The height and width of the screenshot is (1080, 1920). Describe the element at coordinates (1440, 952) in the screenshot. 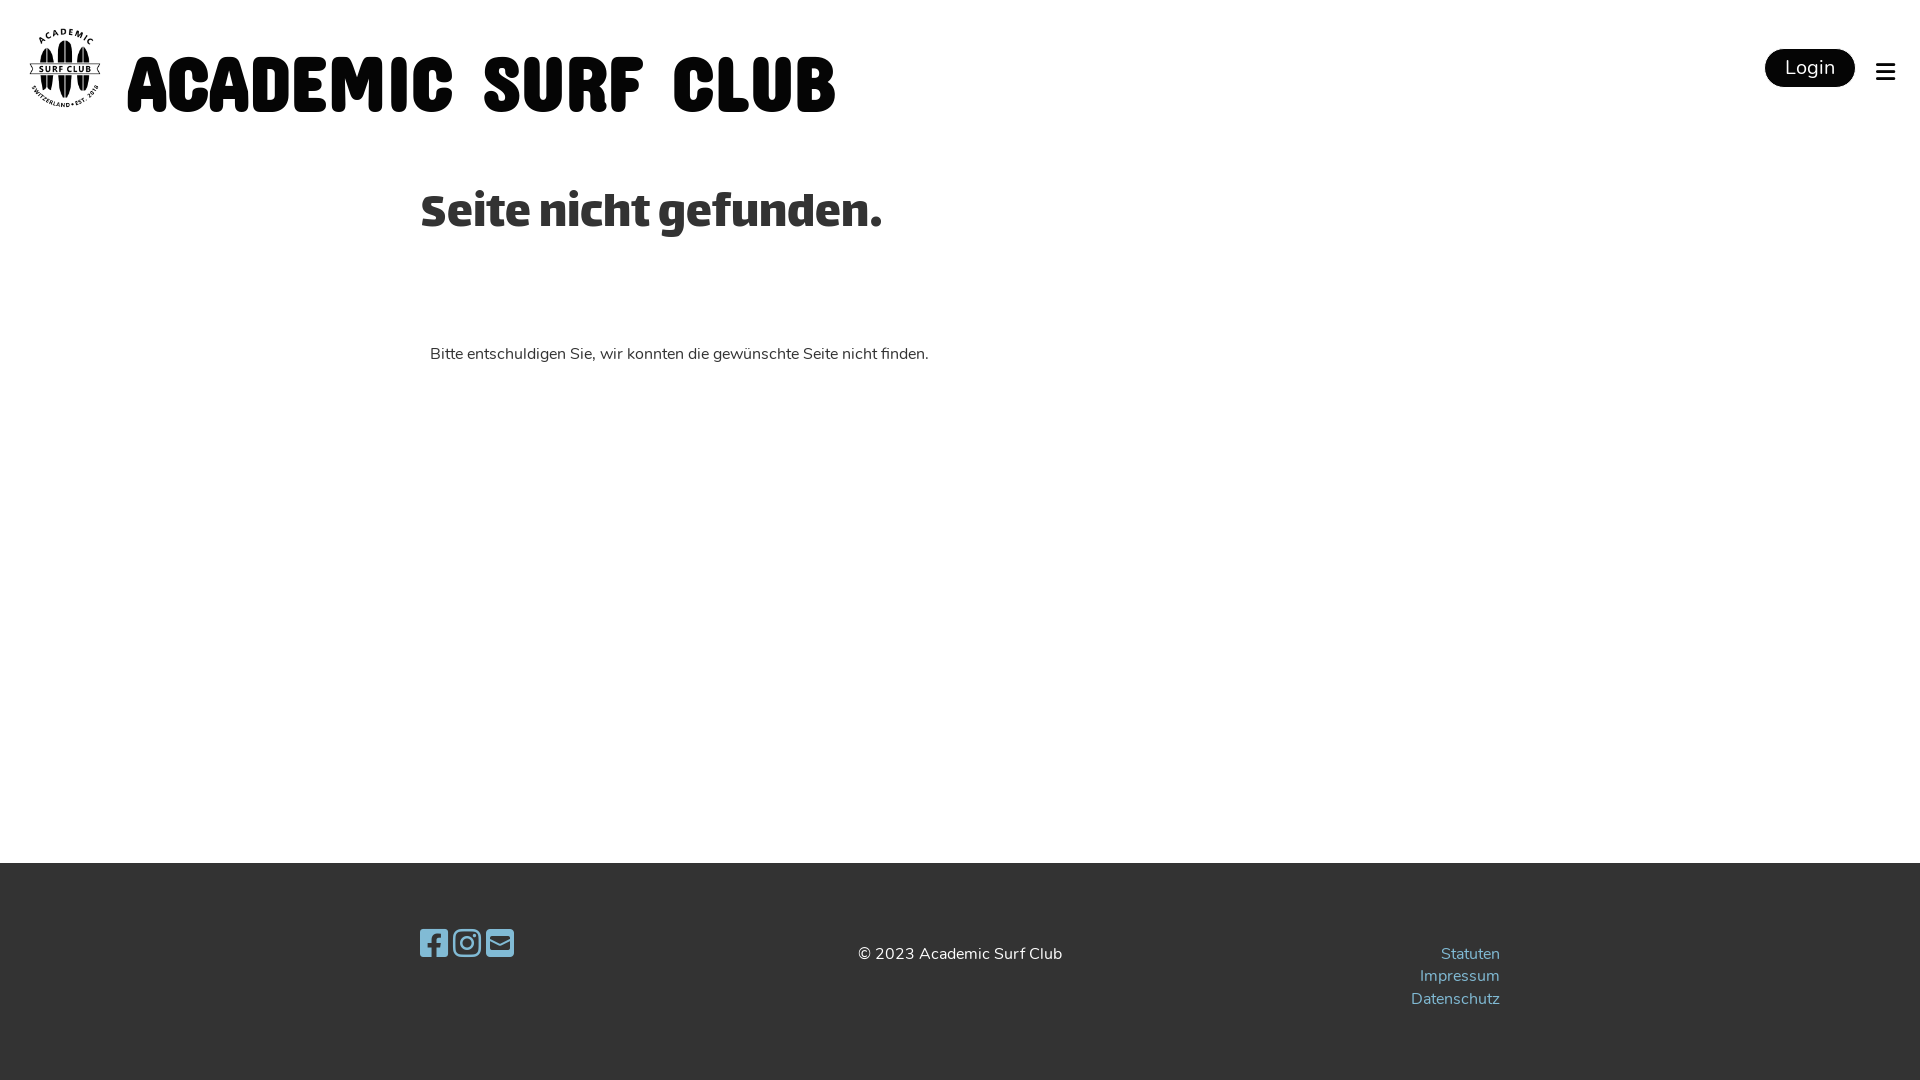

I see `'Statuten'` at that location.